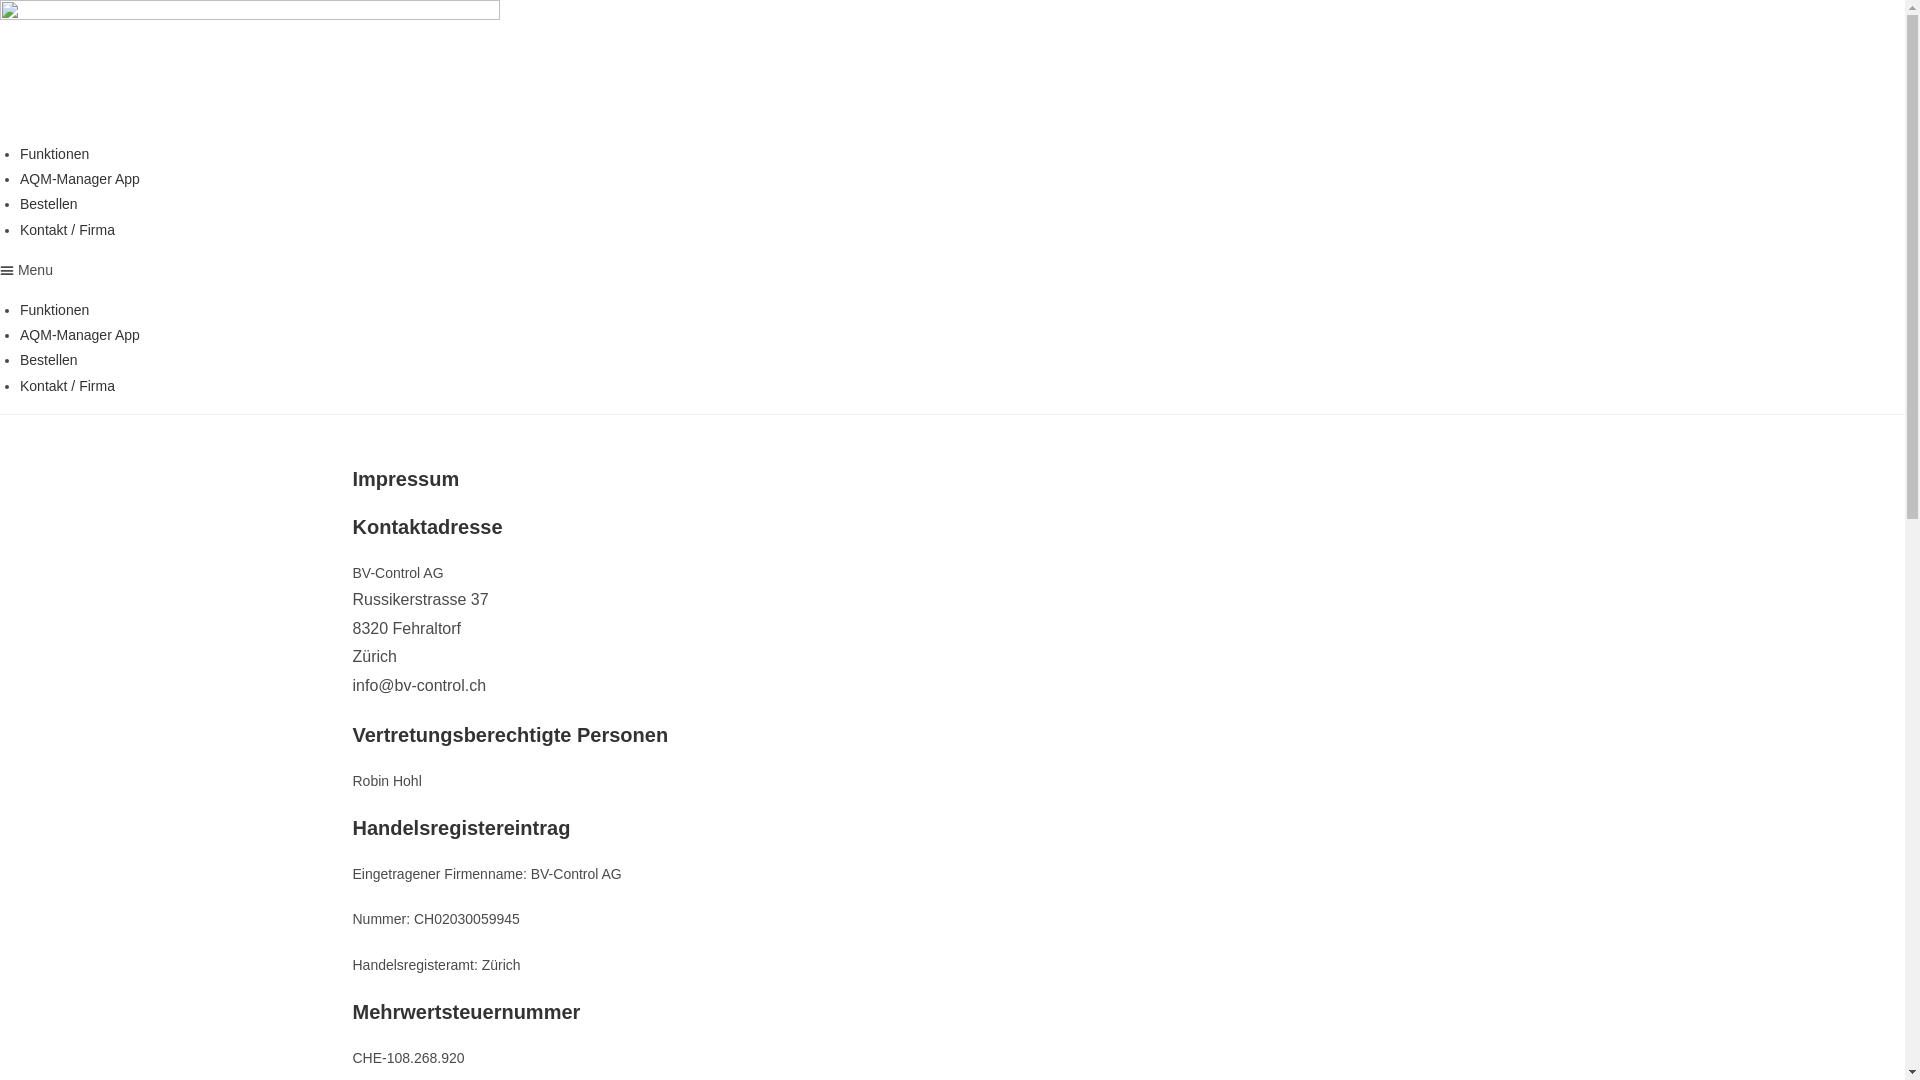 Image resolution: width=1920 pixels, height=1080 pixels. Describe the element at coordinates (67, 229) in the screenshot. I see `'Kontakt / Firma'` at that location.